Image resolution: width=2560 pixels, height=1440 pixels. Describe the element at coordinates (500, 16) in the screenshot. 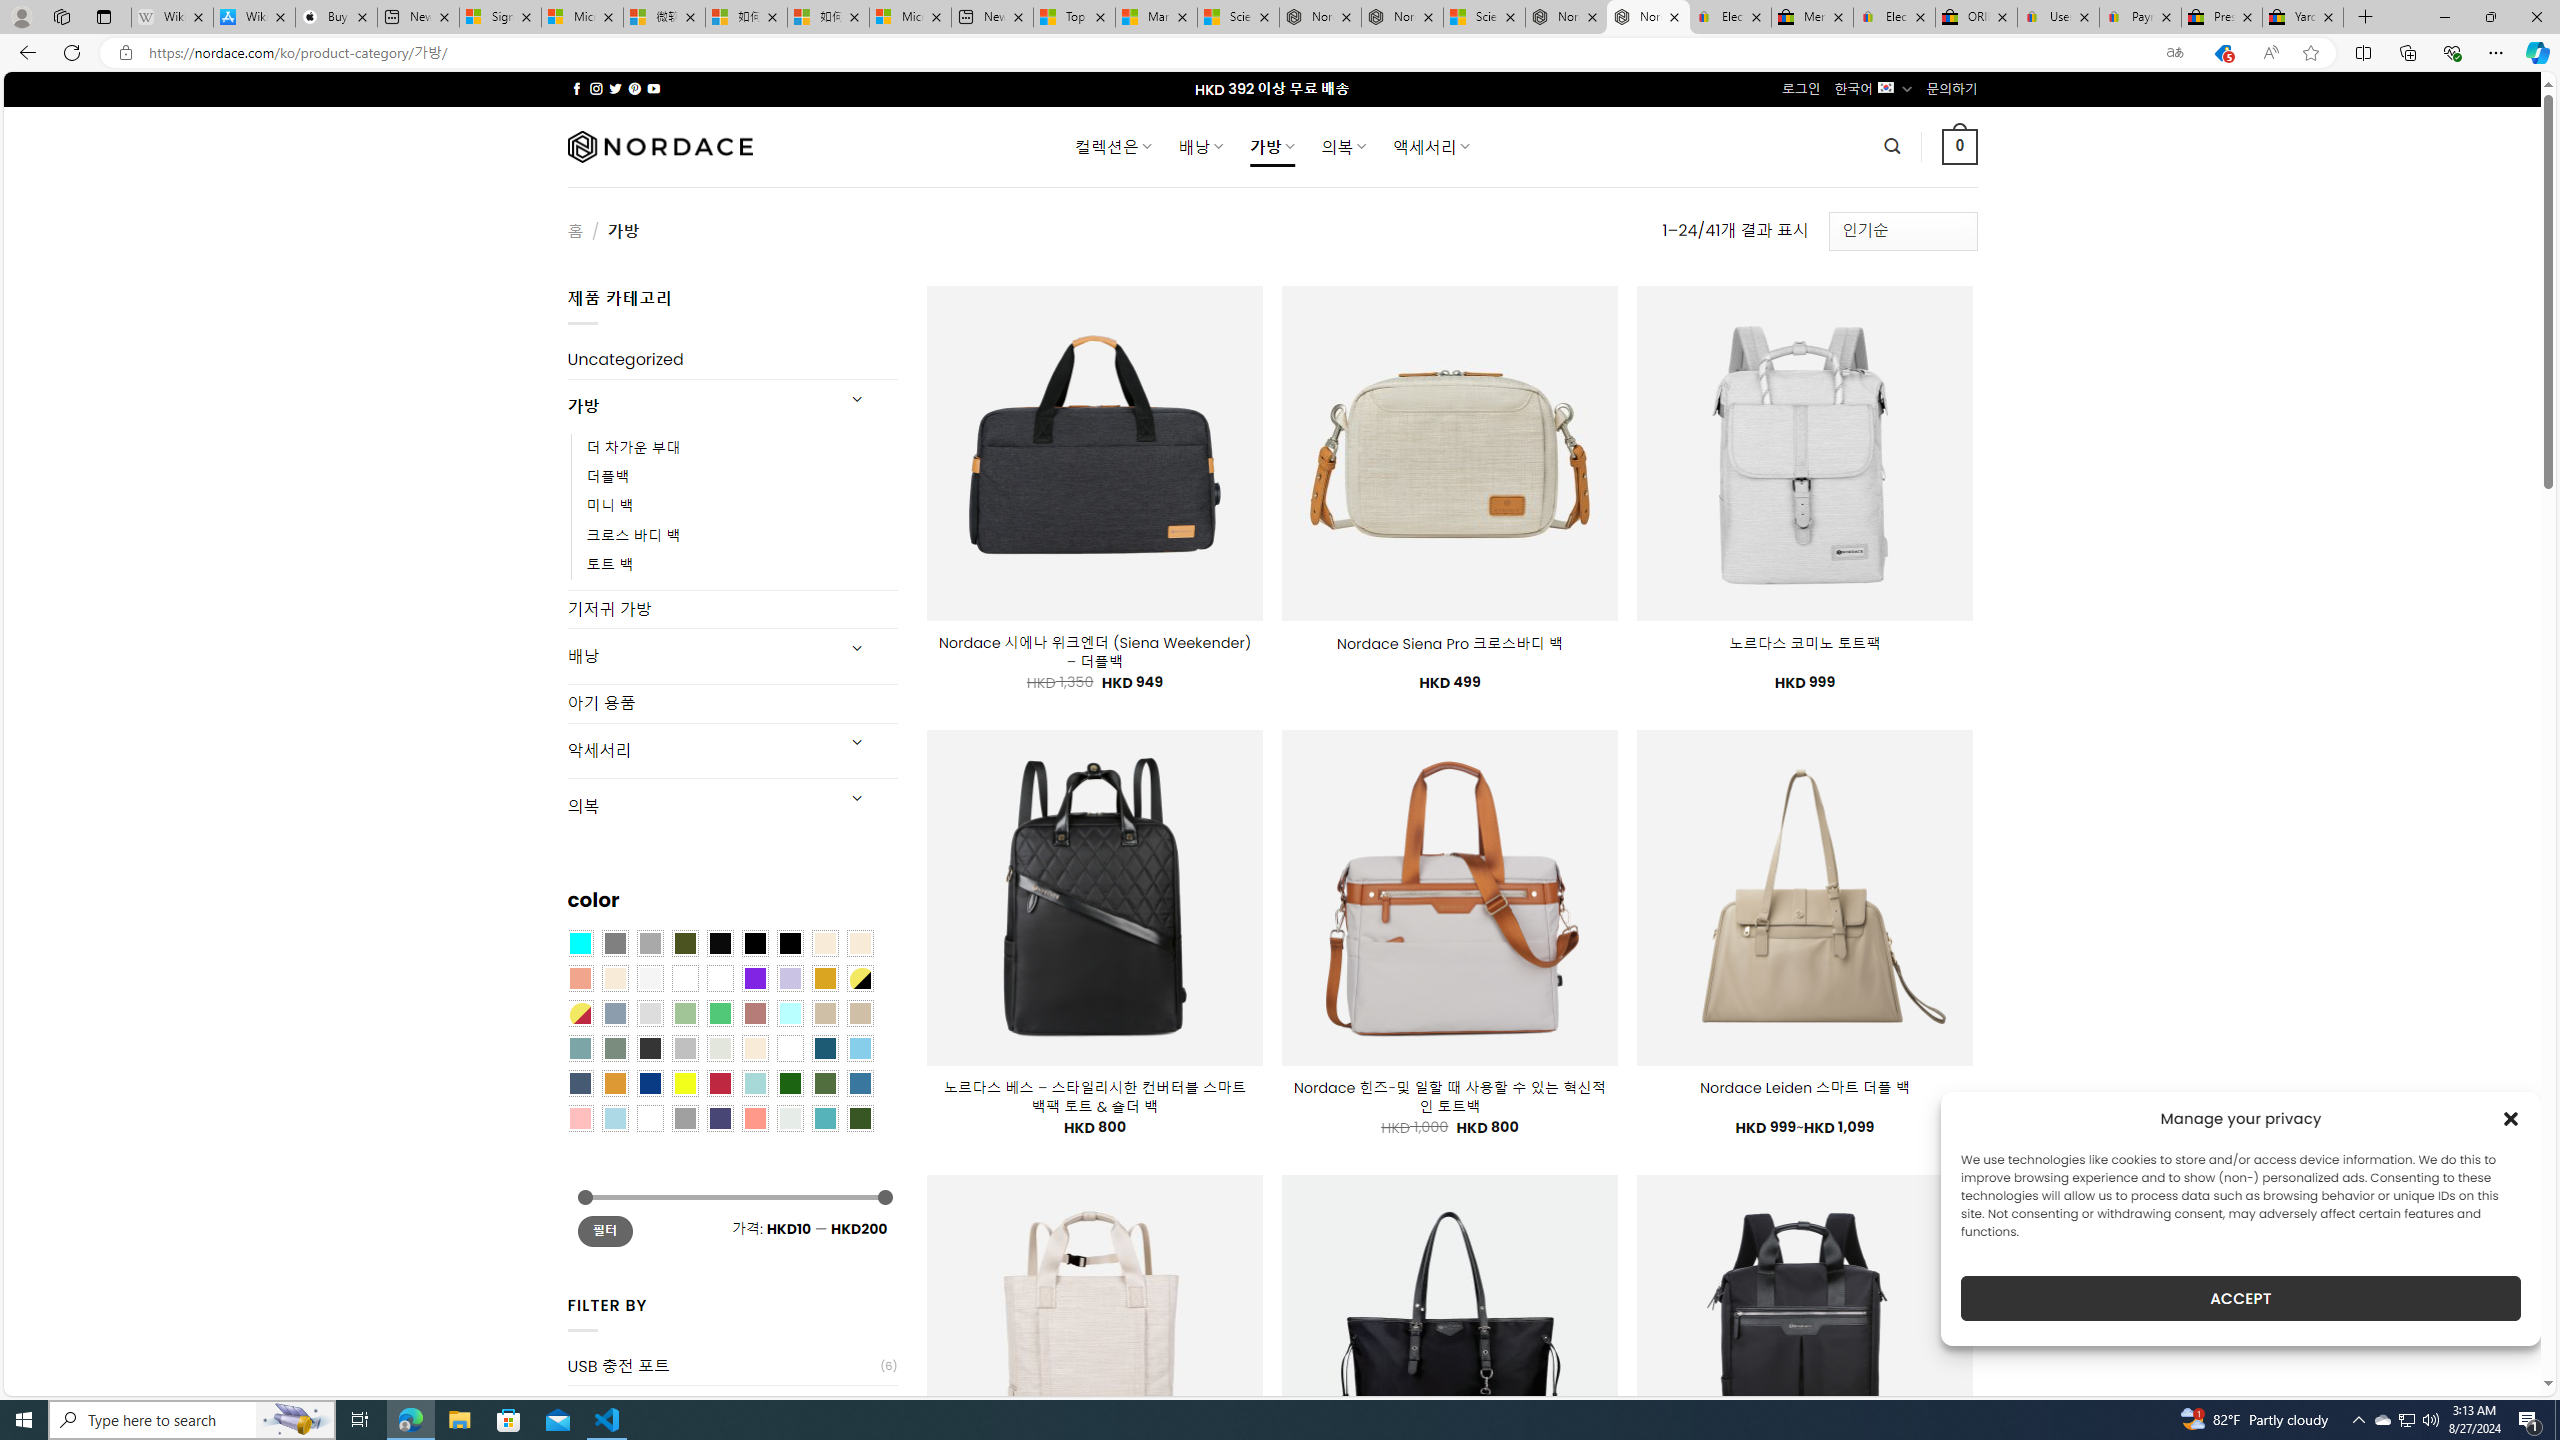

I see `'Sign in to your Microsoft account'` at that location.